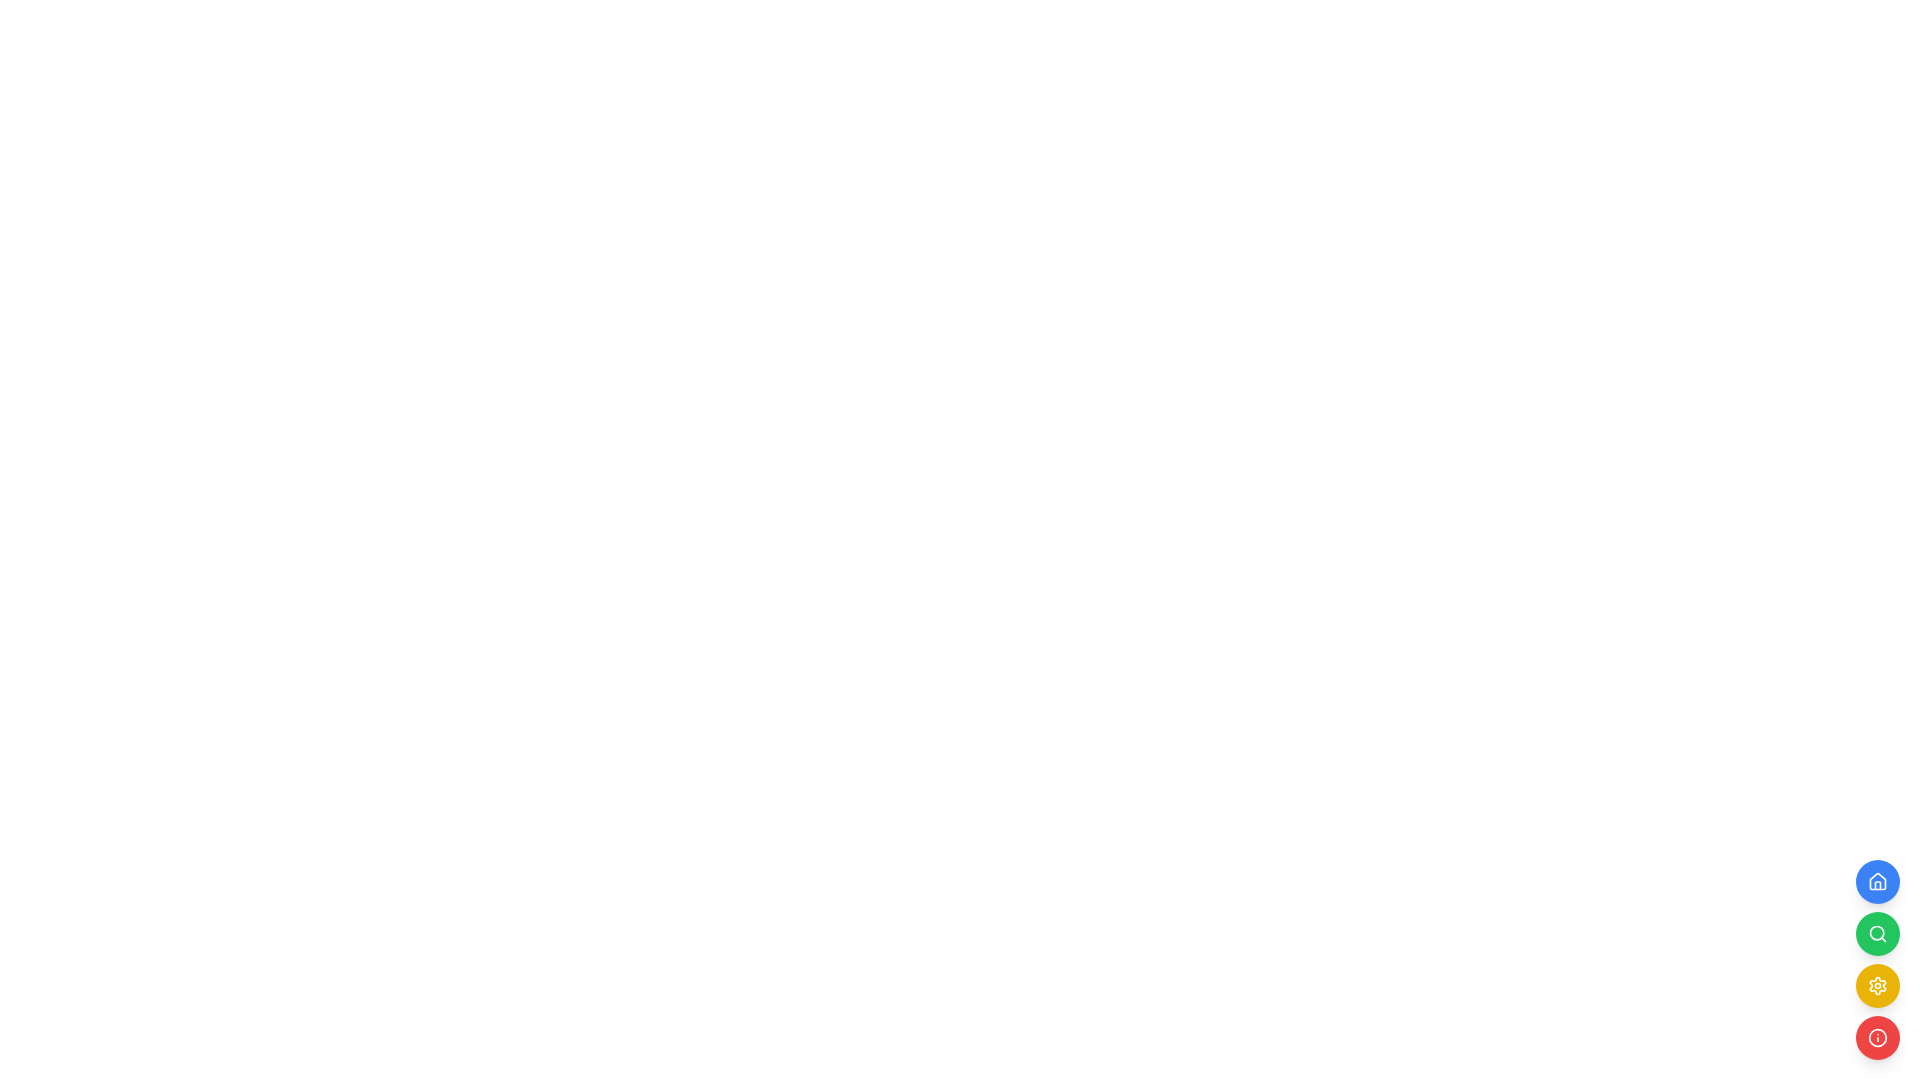 The height and width of the screenshot is (1080, 1920). What do you see at coordinates (1876, 985) in the screenshot?
I see `the settings Icon button located in the bottom-right corner of the interface, which is the third item in the vertical navigation menu` at bounding box center [1876, 985].